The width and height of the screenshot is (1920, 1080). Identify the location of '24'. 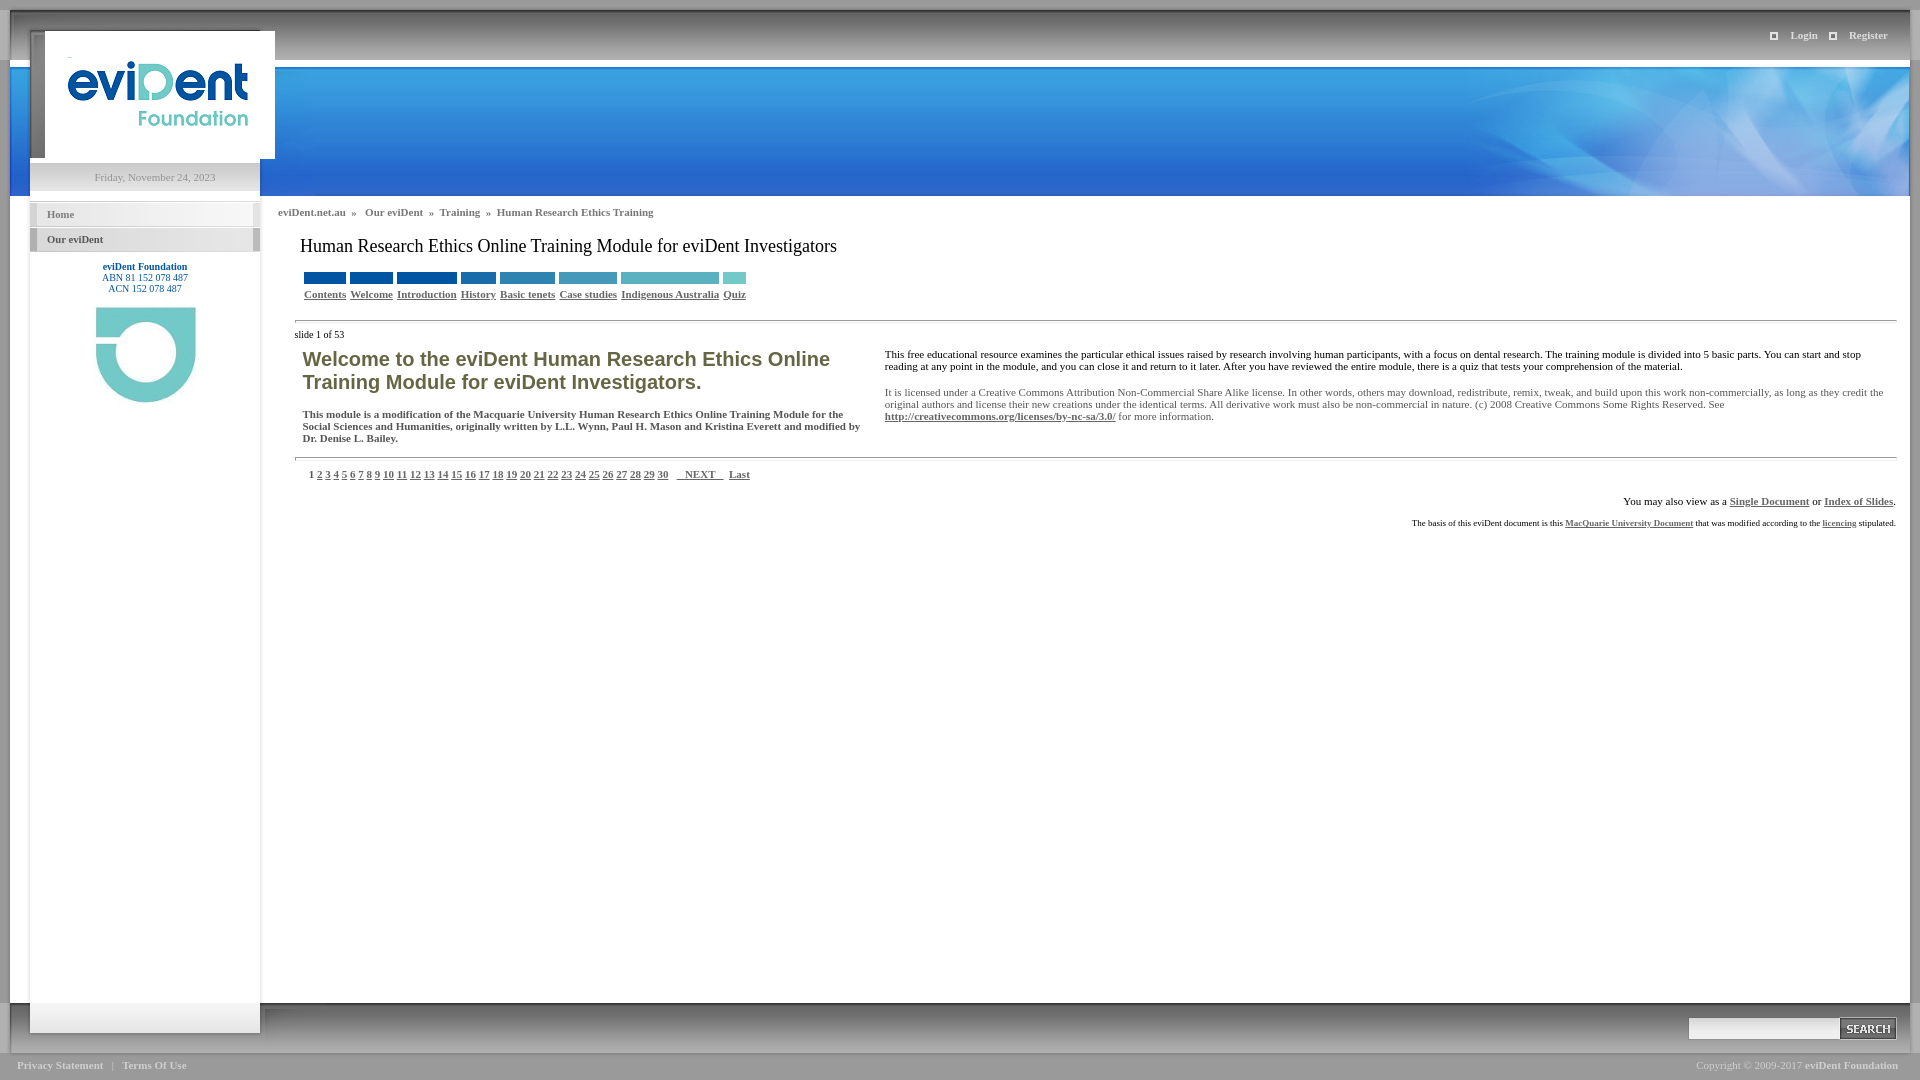
(574, 474).